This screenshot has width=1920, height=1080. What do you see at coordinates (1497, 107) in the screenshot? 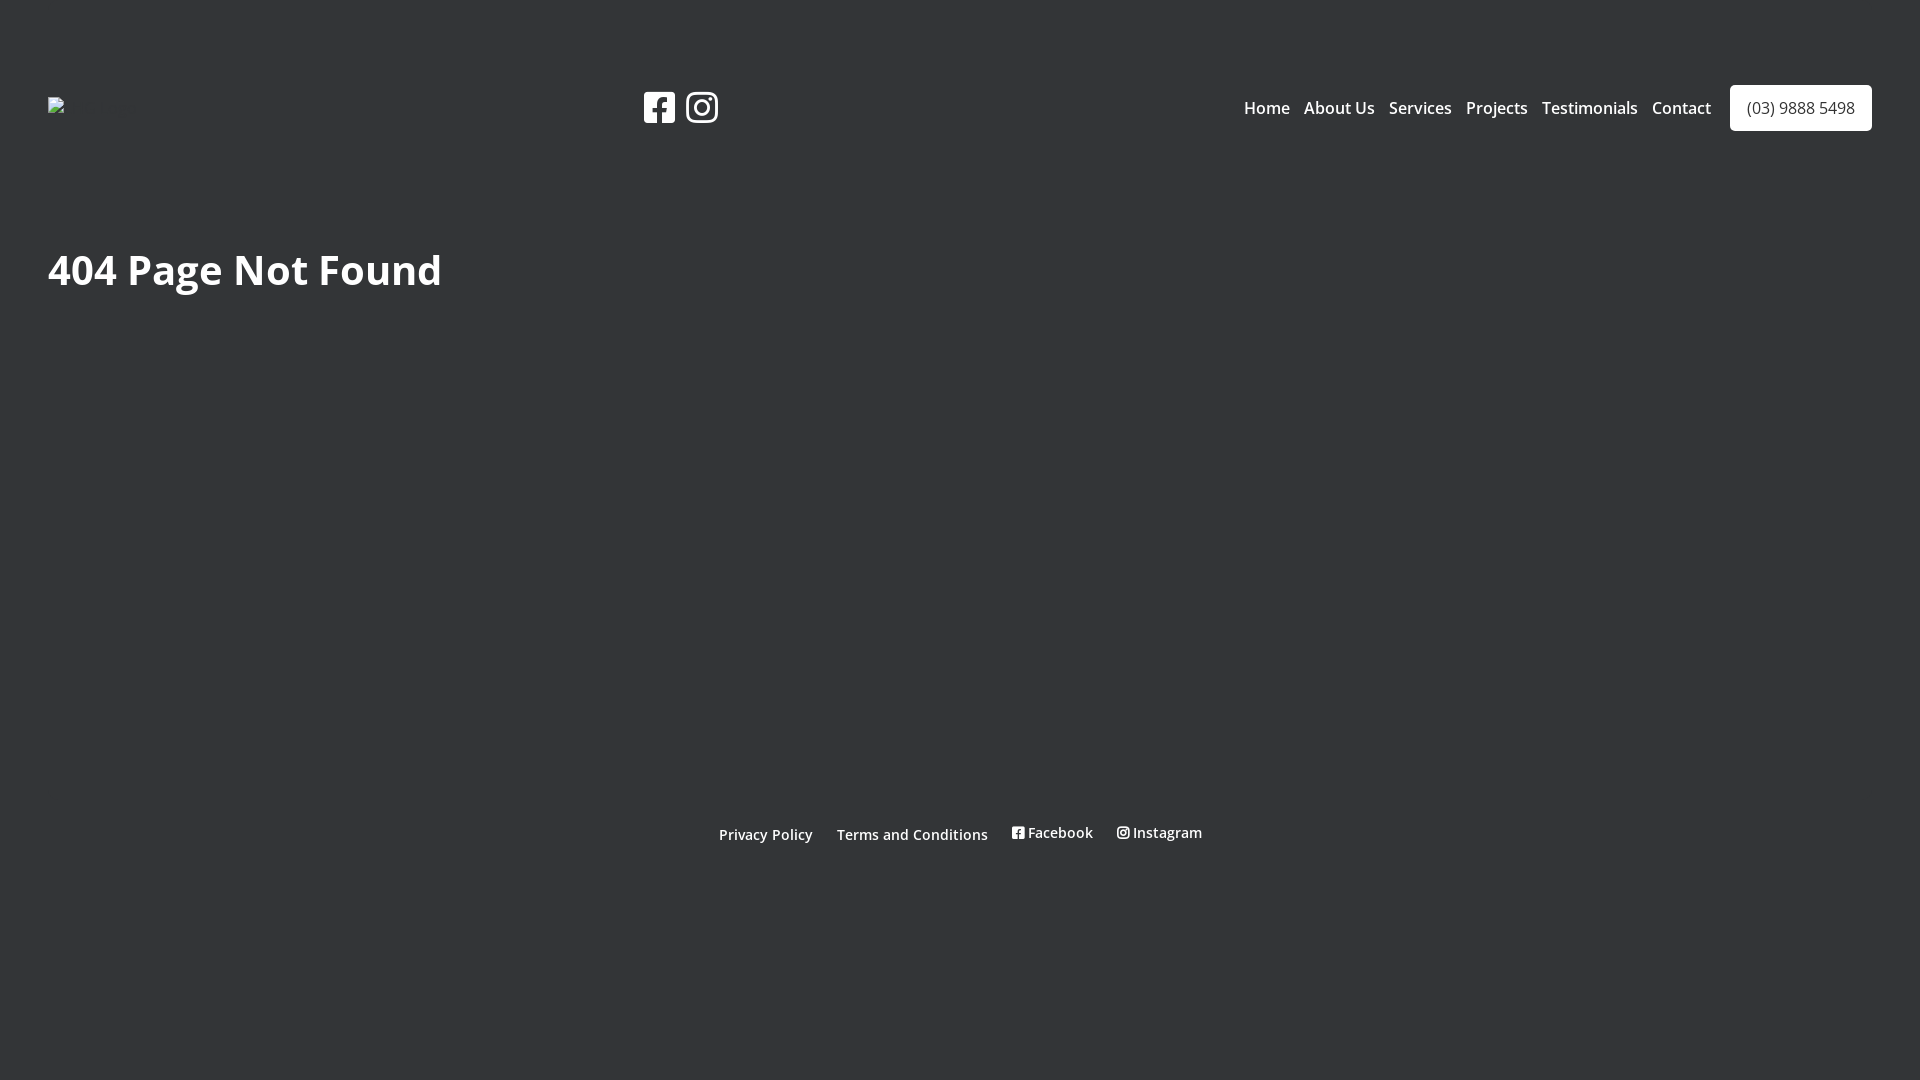
I see `'Projects'` at bounding box center [1497, 107].